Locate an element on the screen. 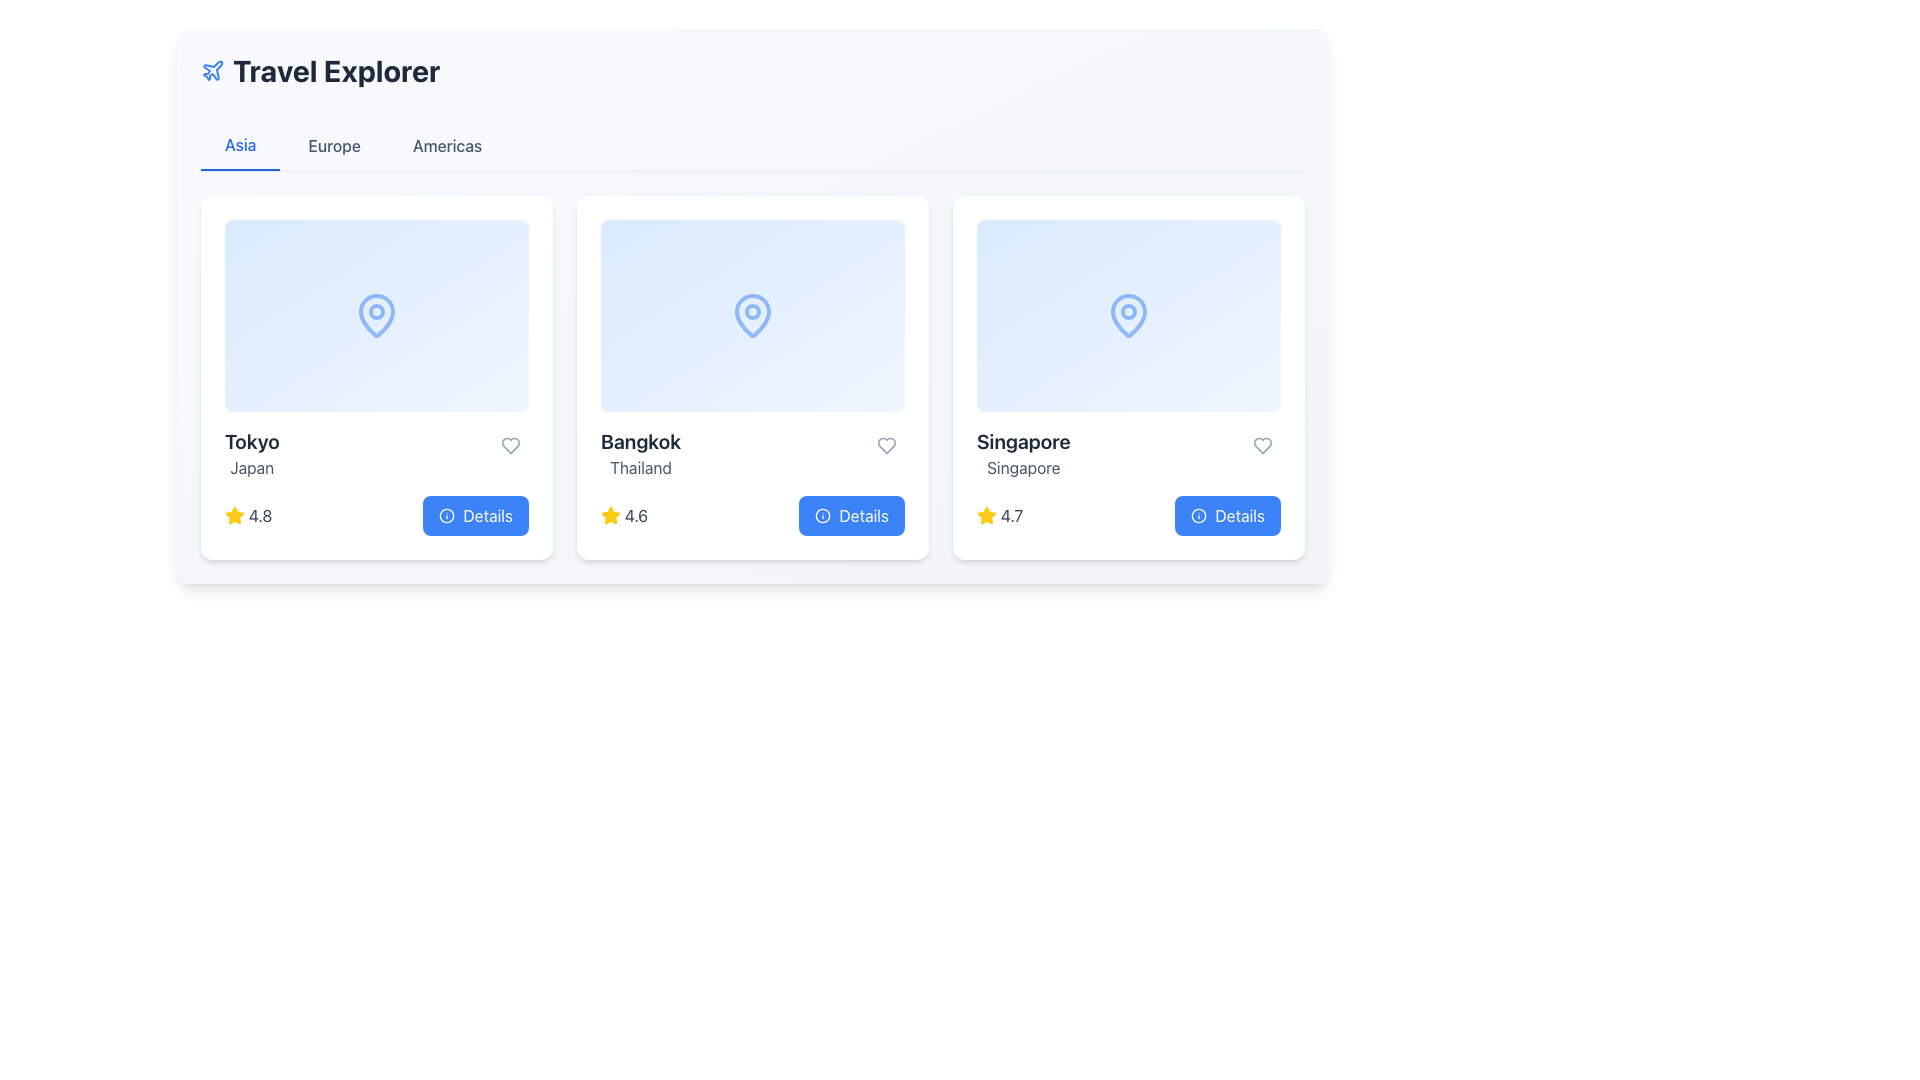 Image resolution: width=1920 pixels, height=1080 pixels. the heart icon located in the bottom-right corner of the Singapore card is located at coordinates (1261, 445).